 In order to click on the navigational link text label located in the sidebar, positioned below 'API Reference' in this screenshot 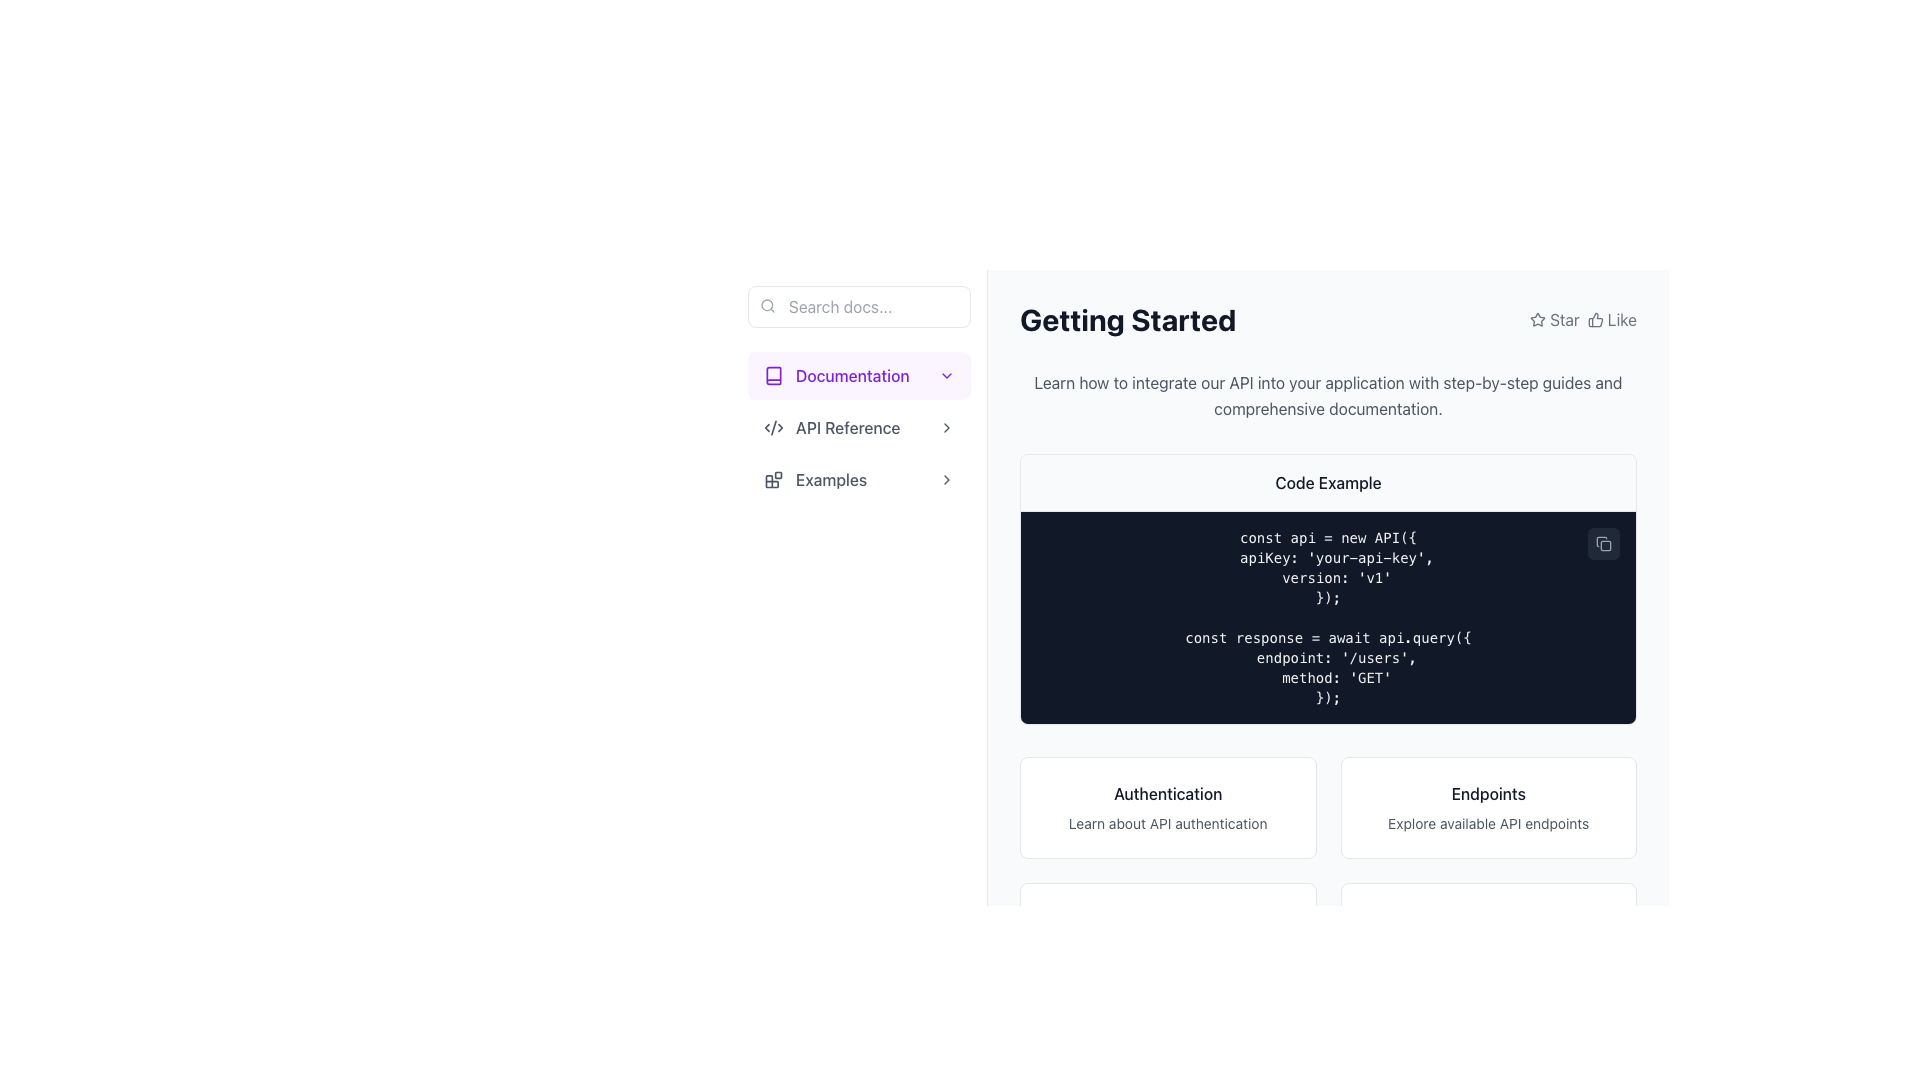, I will do `click(831, 479)`.